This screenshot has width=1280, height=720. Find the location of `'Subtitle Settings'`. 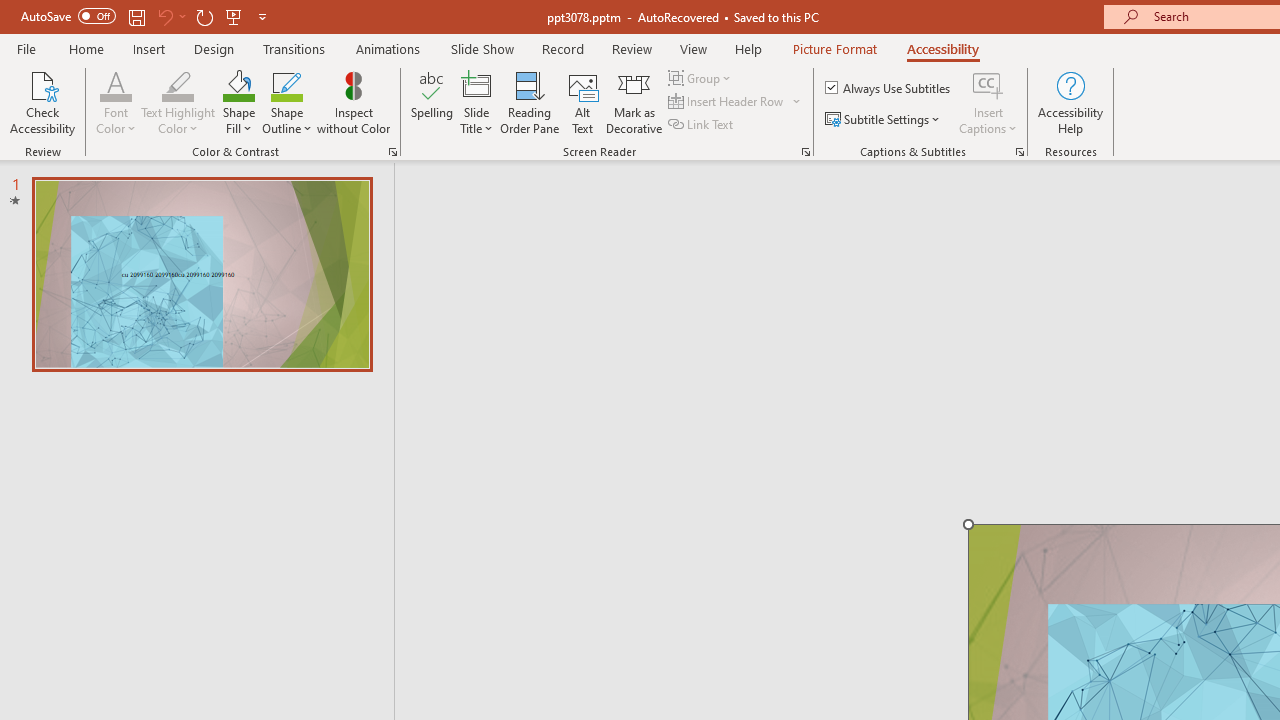

'Subtitle Settings' is located at coordinates (883, 119).